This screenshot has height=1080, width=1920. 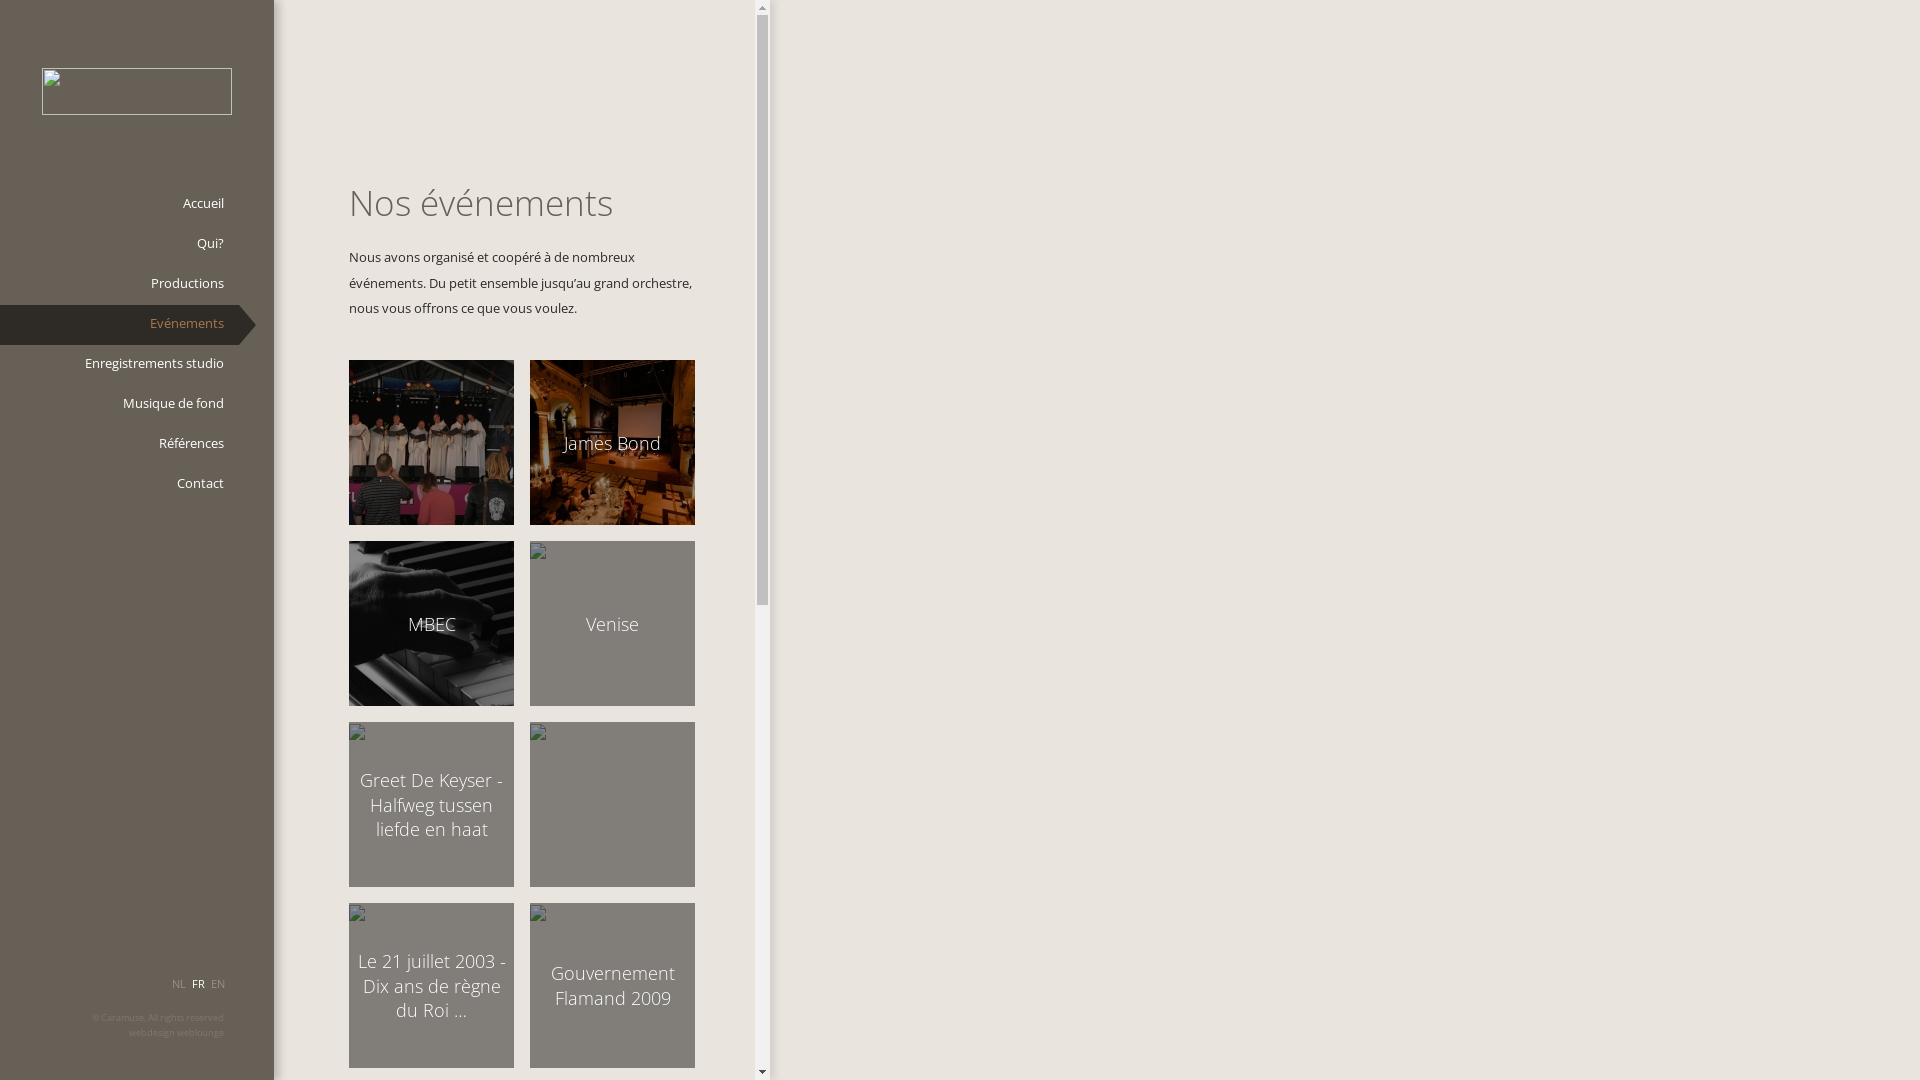 I want to click on 'EN', so click(x=217, y=991).